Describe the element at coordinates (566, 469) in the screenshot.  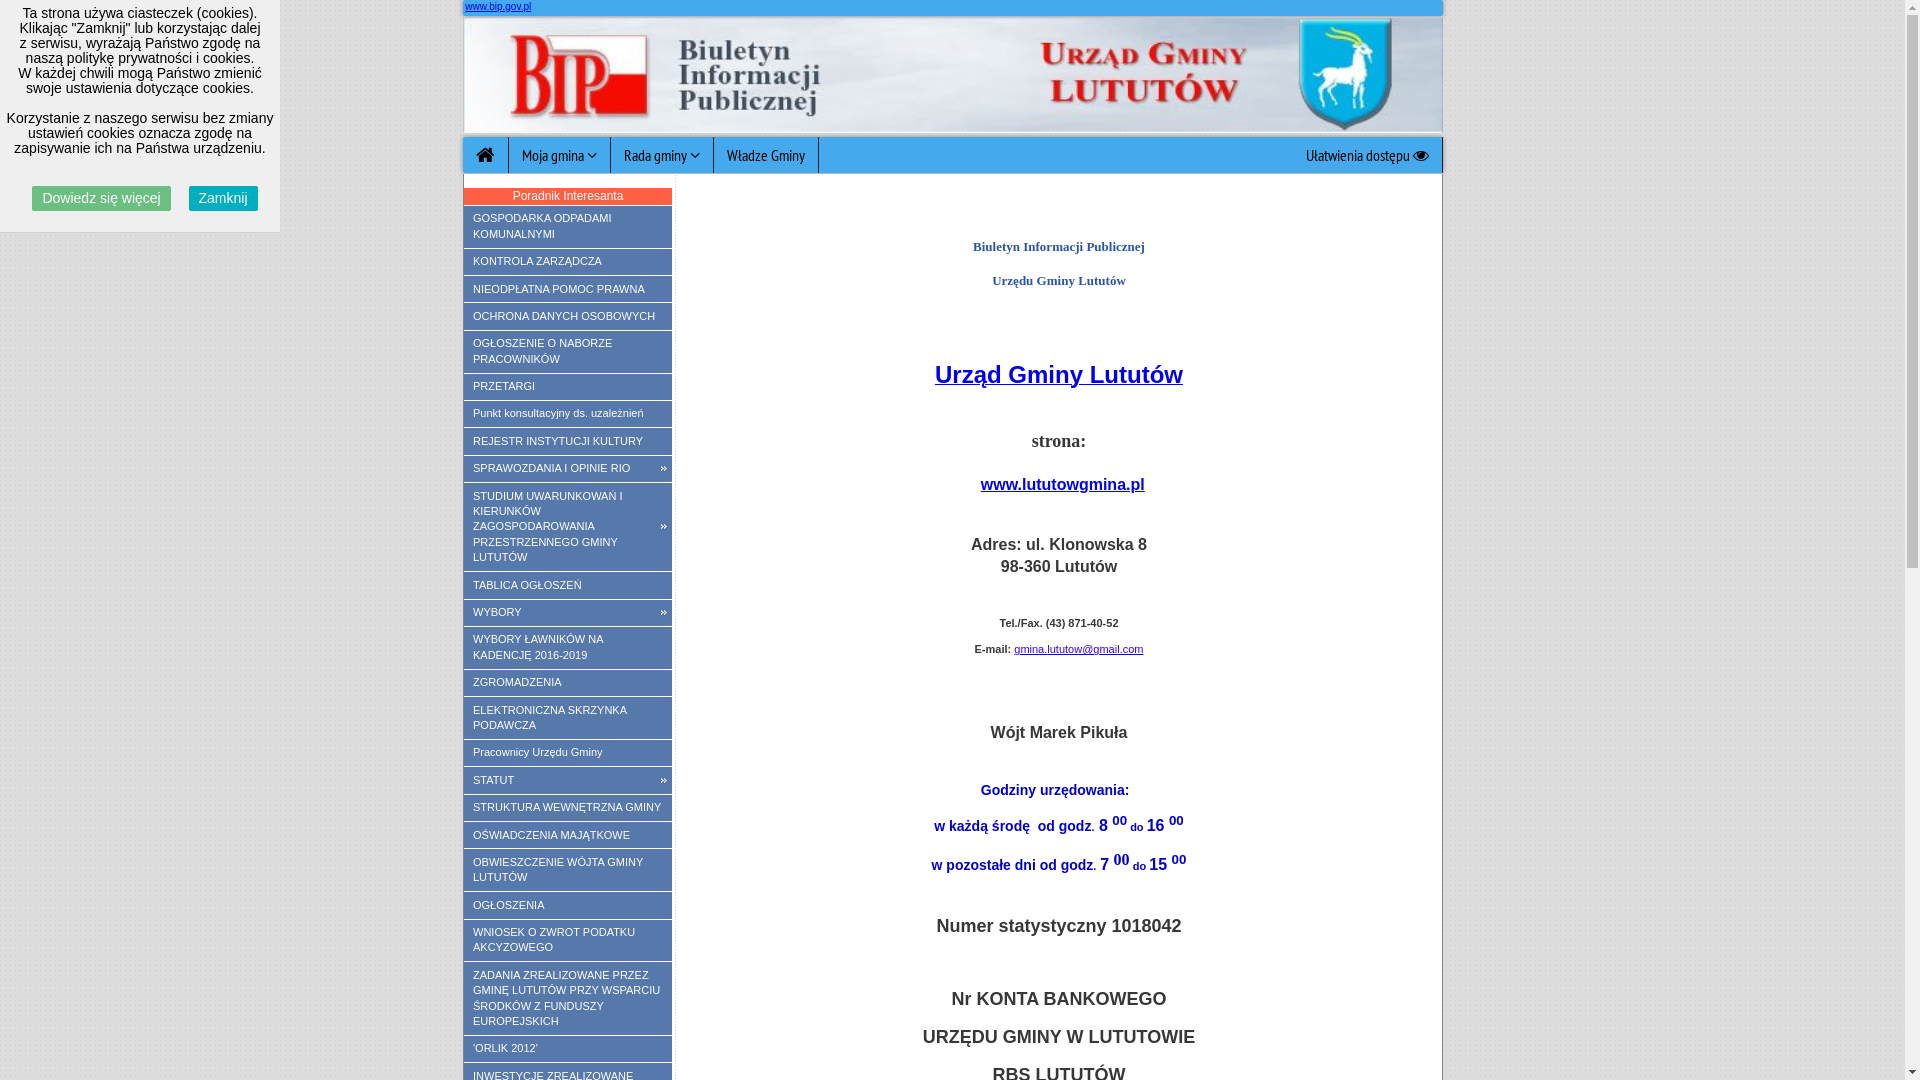
I see `'SPRAWOZDANIA I OPINIE RIO'` at that location.